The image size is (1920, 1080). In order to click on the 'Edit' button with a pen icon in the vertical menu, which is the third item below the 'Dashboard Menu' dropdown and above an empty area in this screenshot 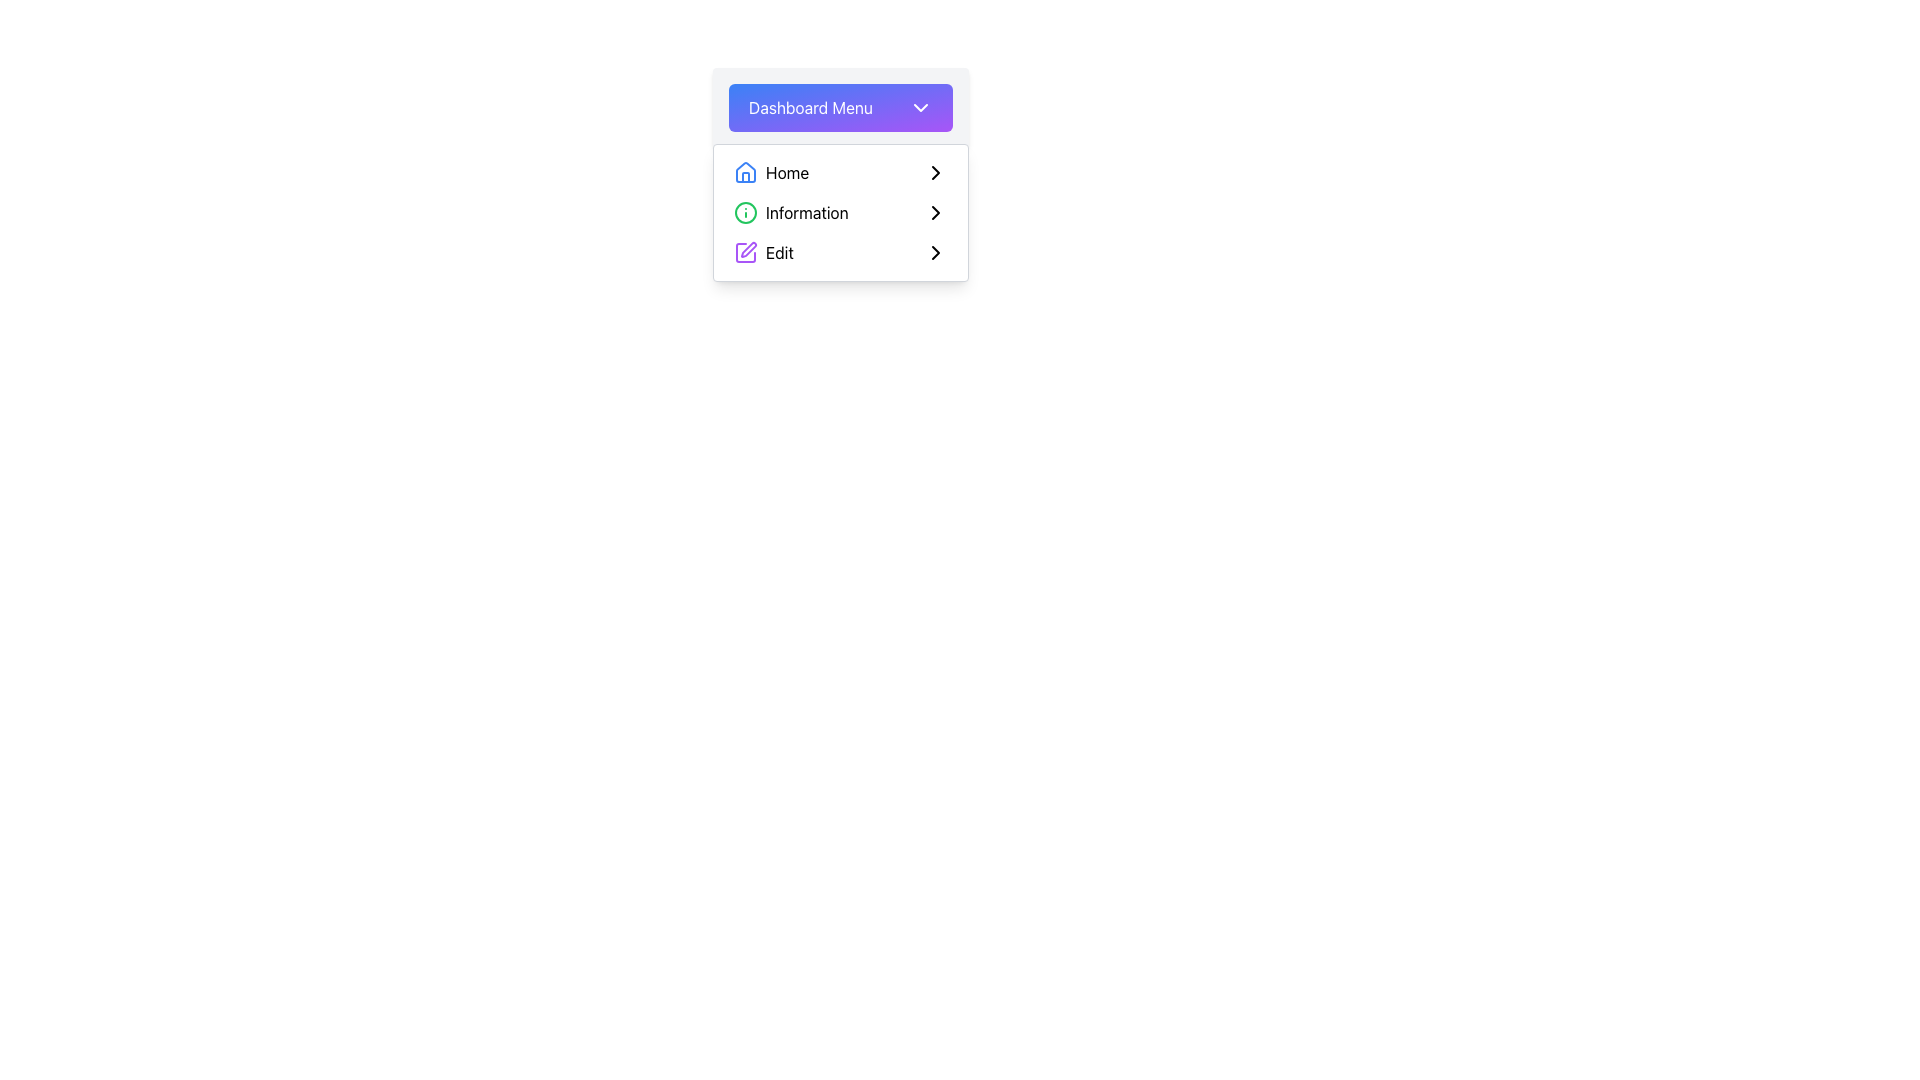, I will do `click(762, 252)`.